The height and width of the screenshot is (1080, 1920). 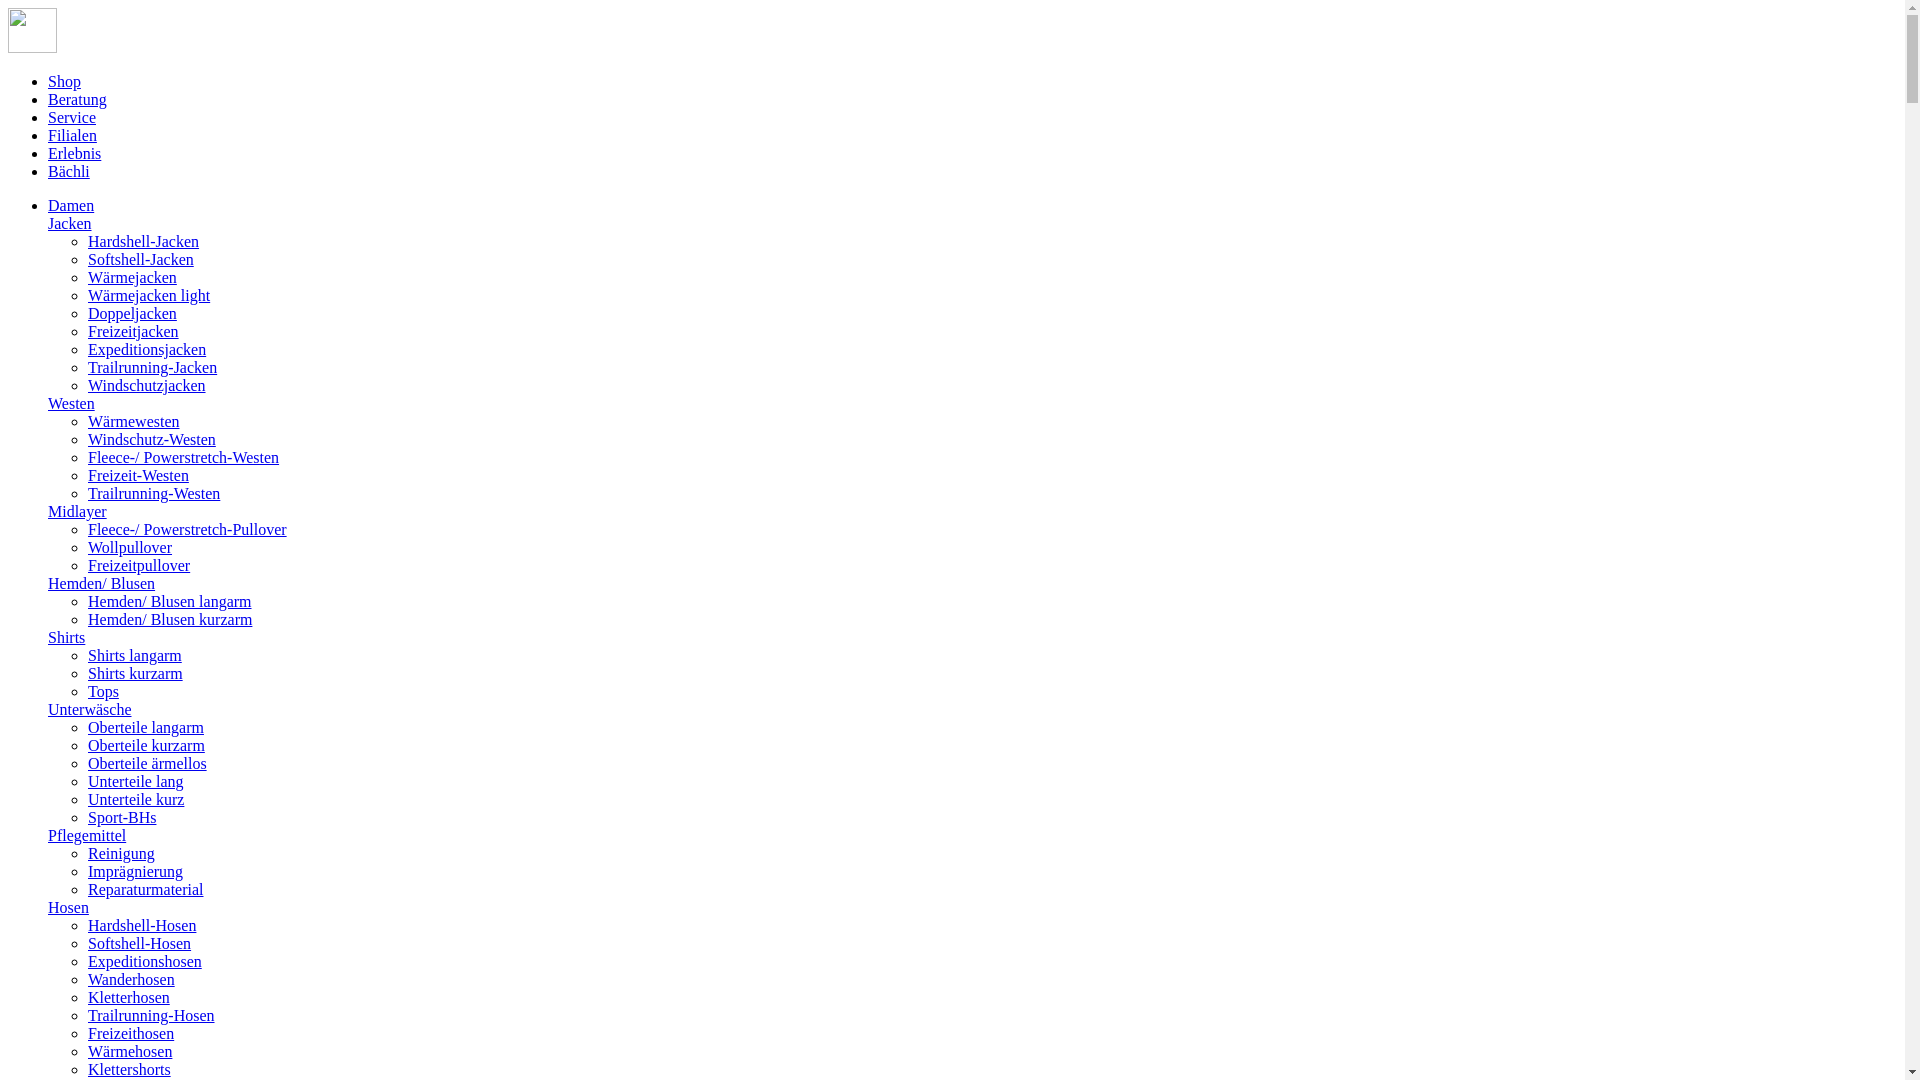 What do you see at coordinates (86, 727) in the screenshot?
I see `'Oberteile langarm'` at bounding box center [86, 727].